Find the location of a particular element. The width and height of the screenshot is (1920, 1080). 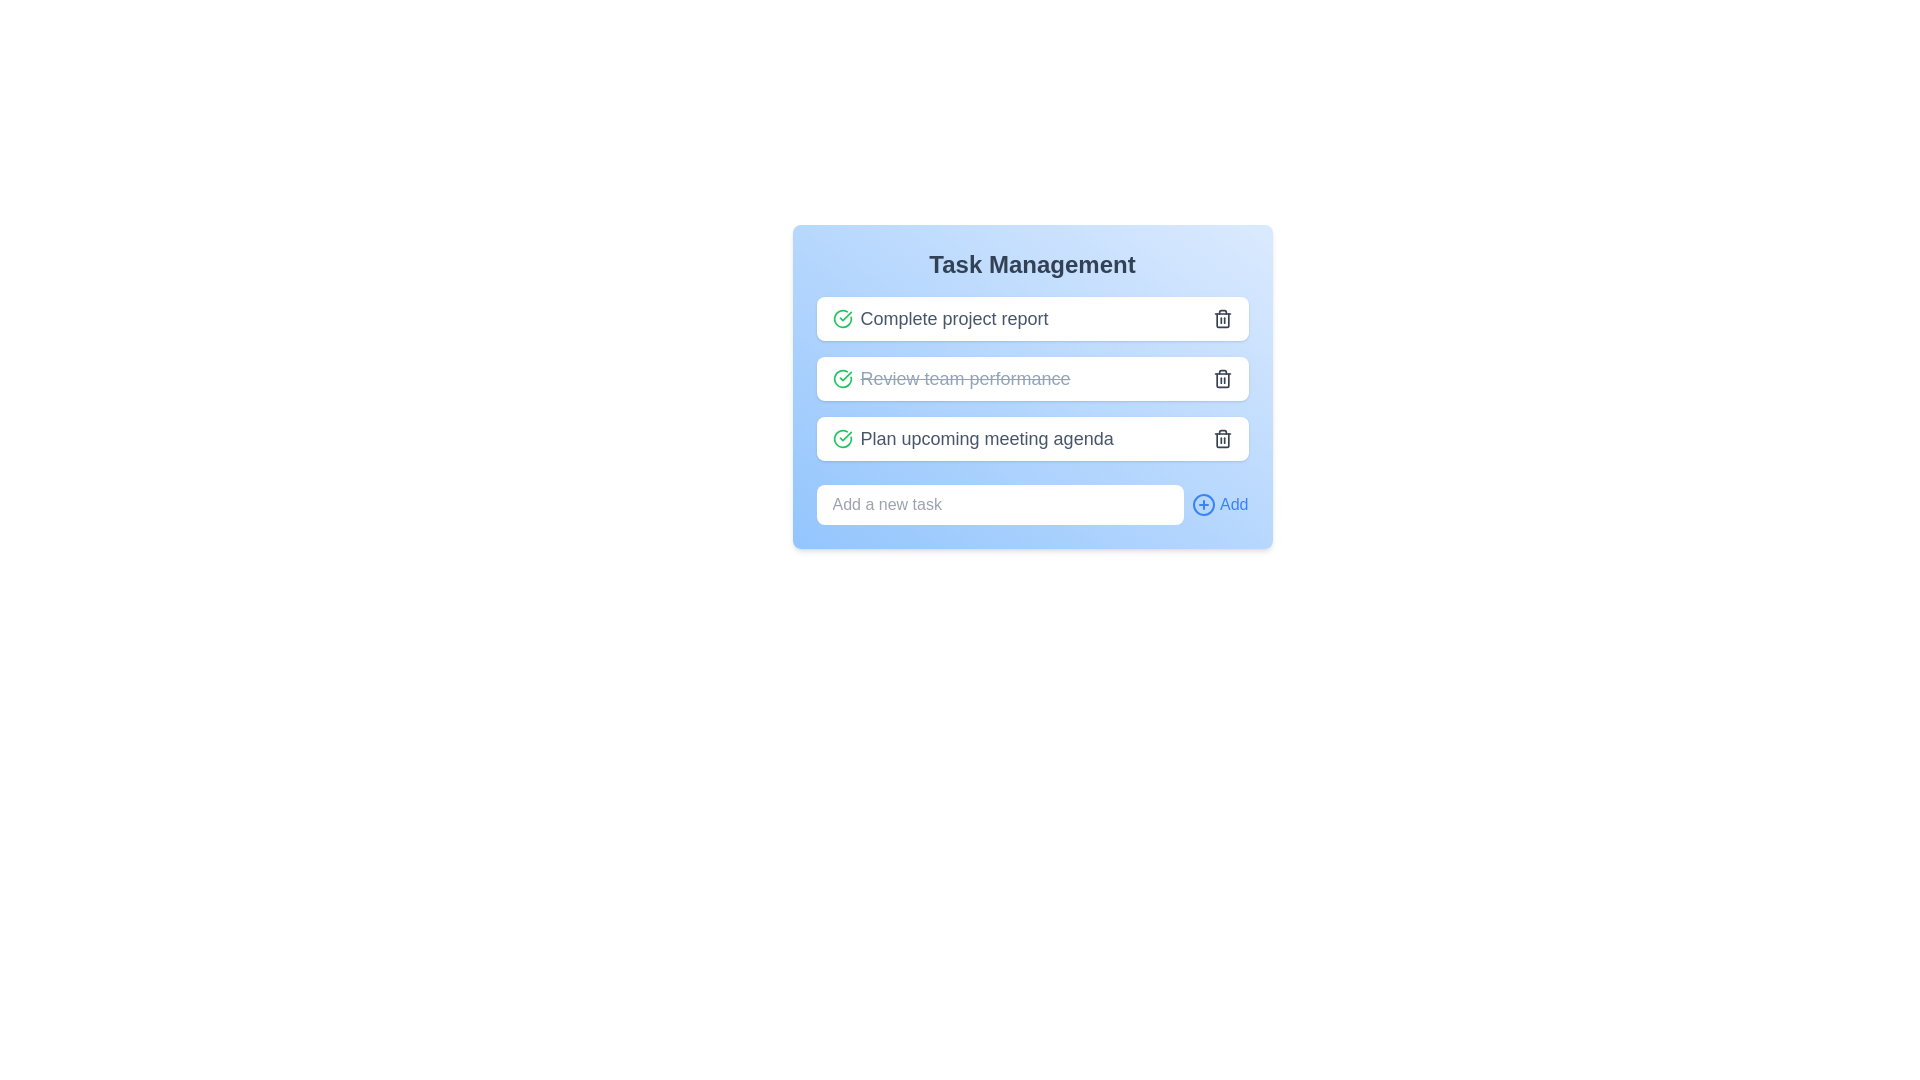

the circular dashed outline of the check icon in the first task row titled 'Complete project report' located near the top left of the interface is located at coordinates (842, 318).